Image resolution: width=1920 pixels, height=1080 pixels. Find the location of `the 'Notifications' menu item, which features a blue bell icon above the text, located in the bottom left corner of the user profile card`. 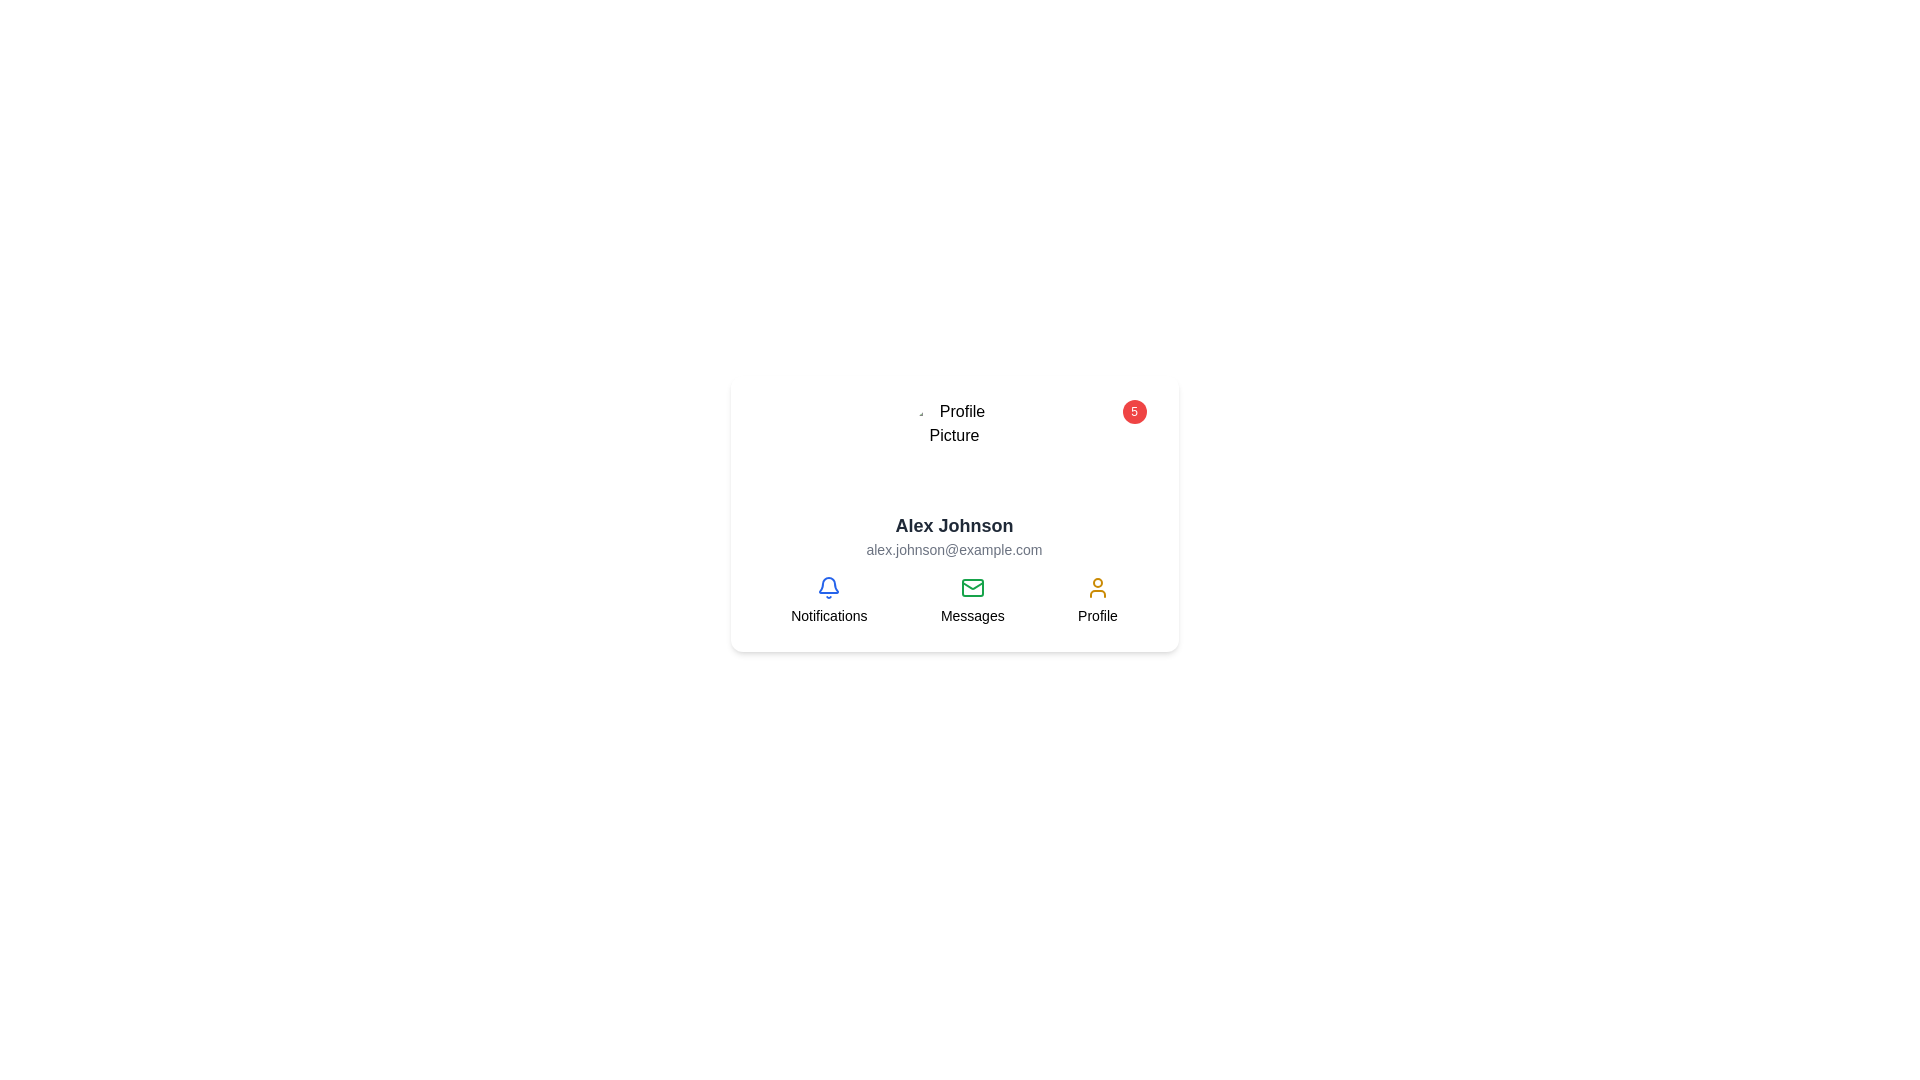

the 'Notifications' menu item, which features a blue bell icon above the text, located in the bottom left corner of the user profile card is located at coordinates (829, 600).